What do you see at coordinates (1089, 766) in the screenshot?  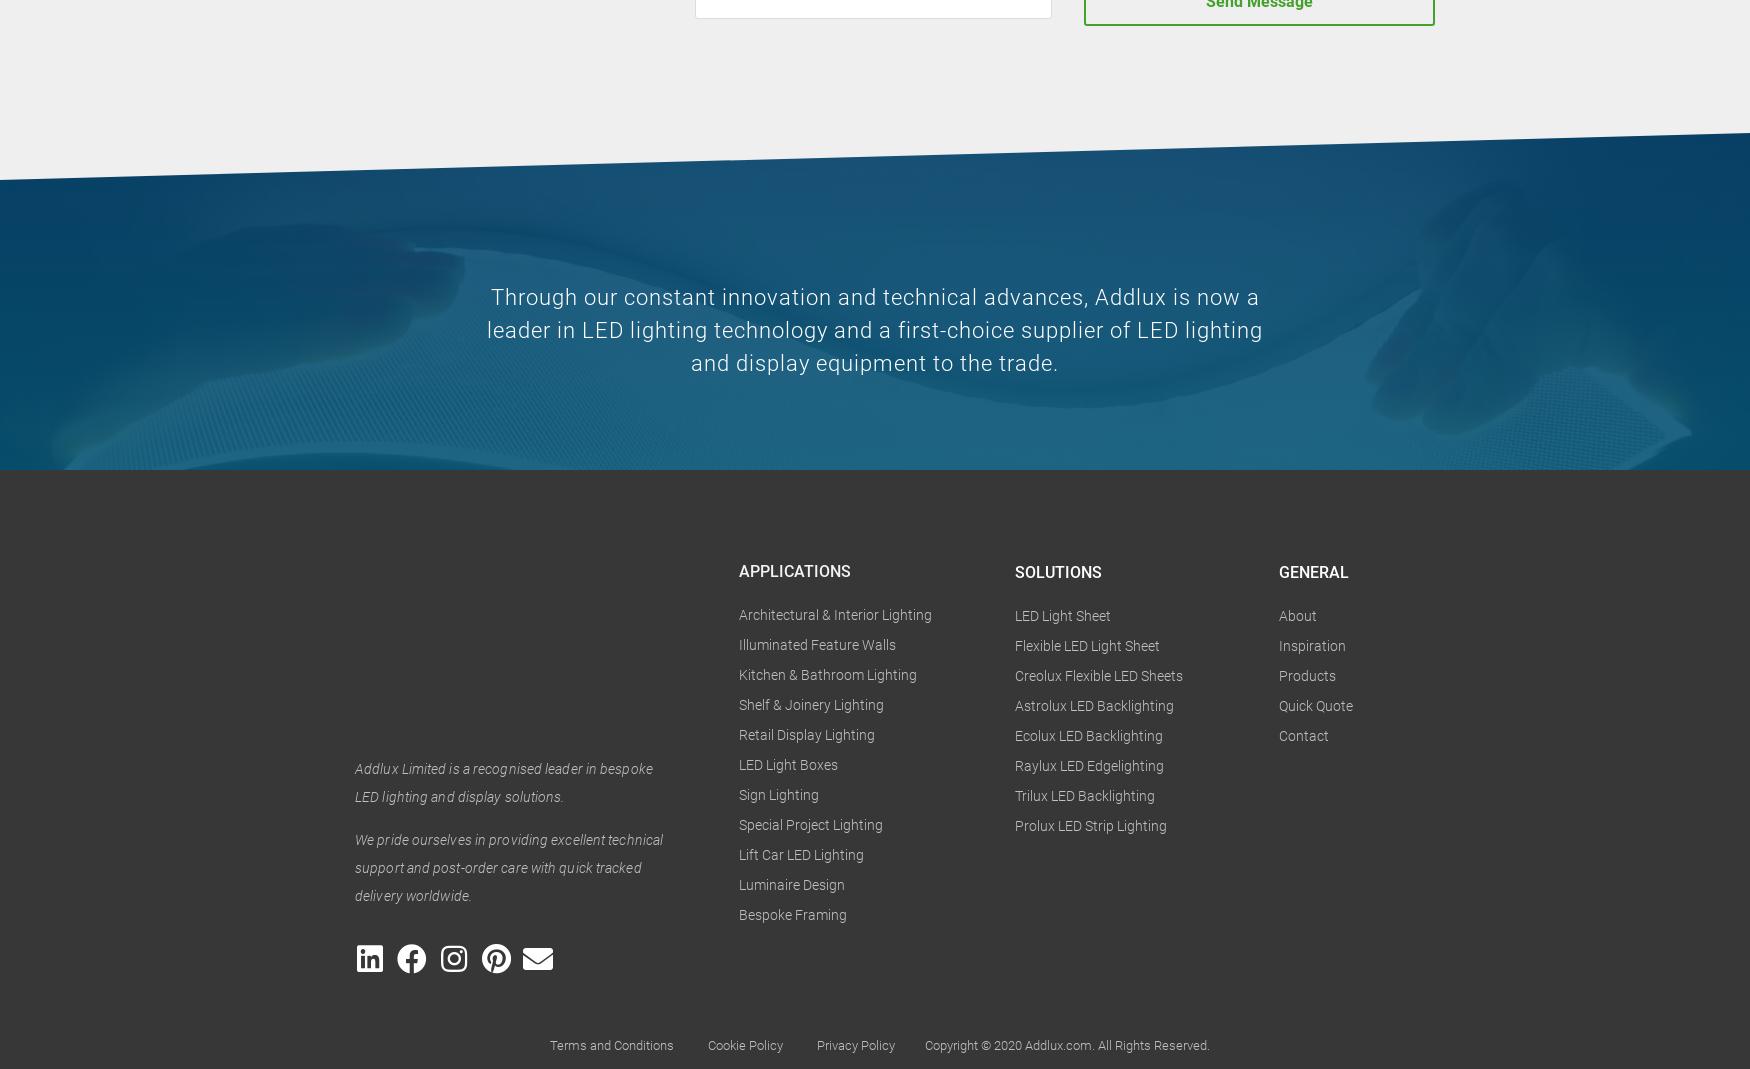 I see `'Raylux LED Edgelighting'` at bounding box center [1089, 766].